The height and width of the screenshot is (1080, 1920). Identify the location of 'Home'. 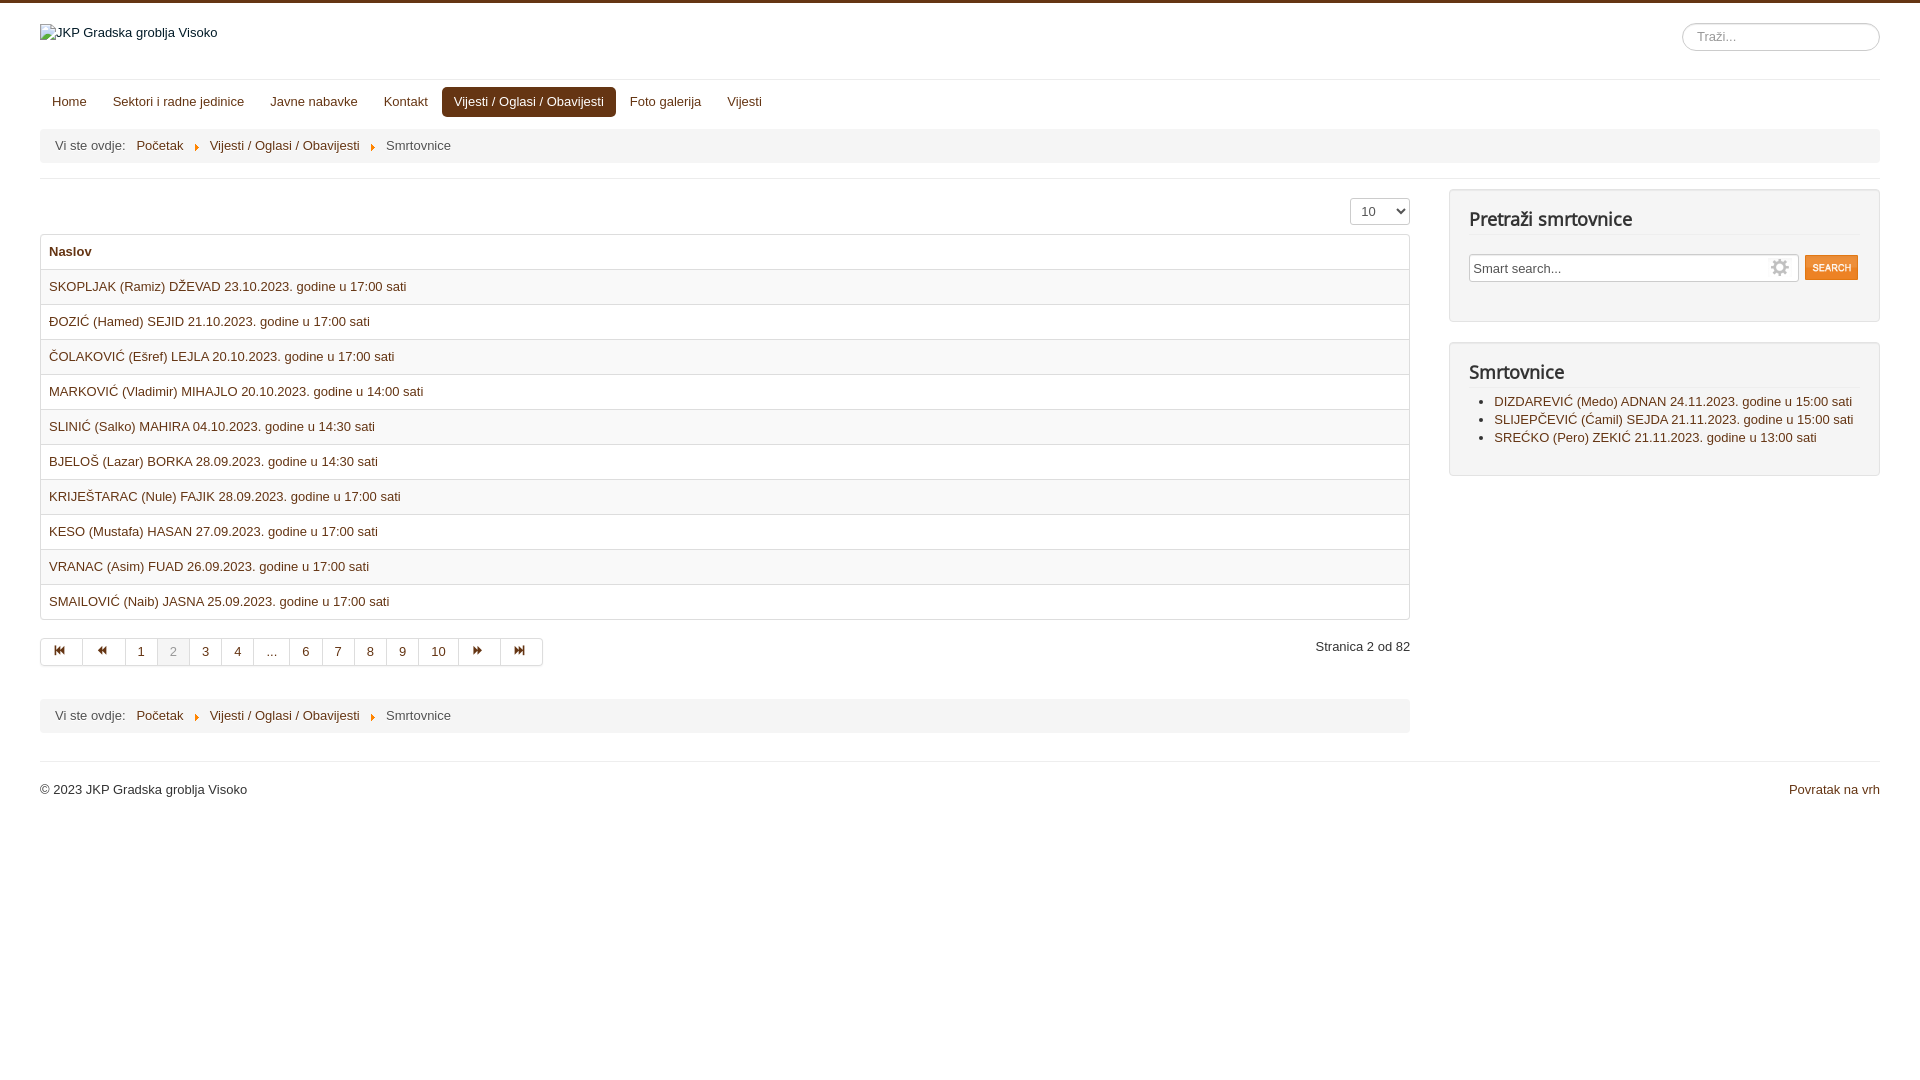
(69, 101).